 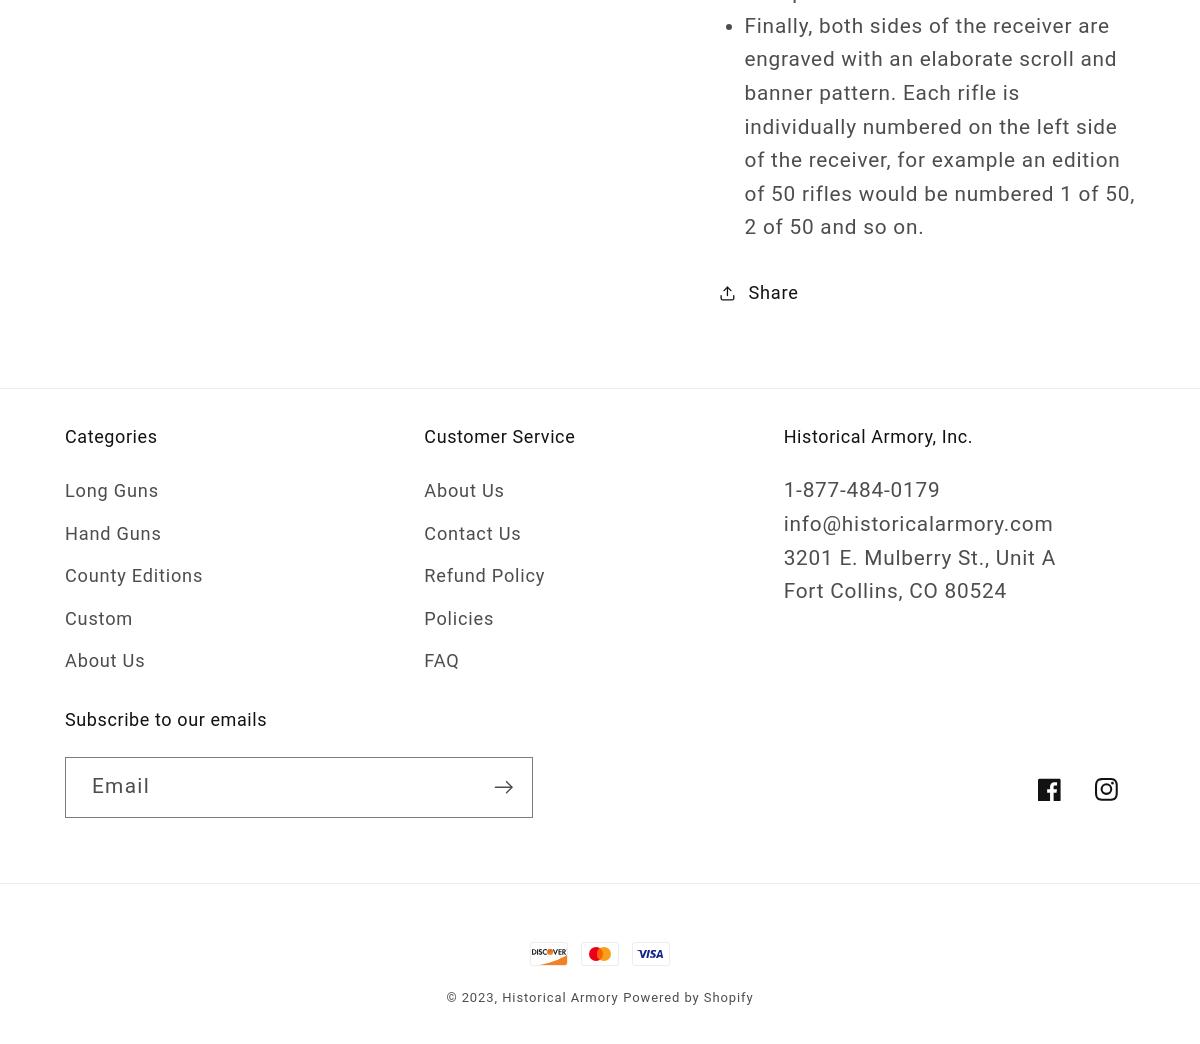 I want to click on 'Fort Collins, CO 80524', so click(x=893, y=591).